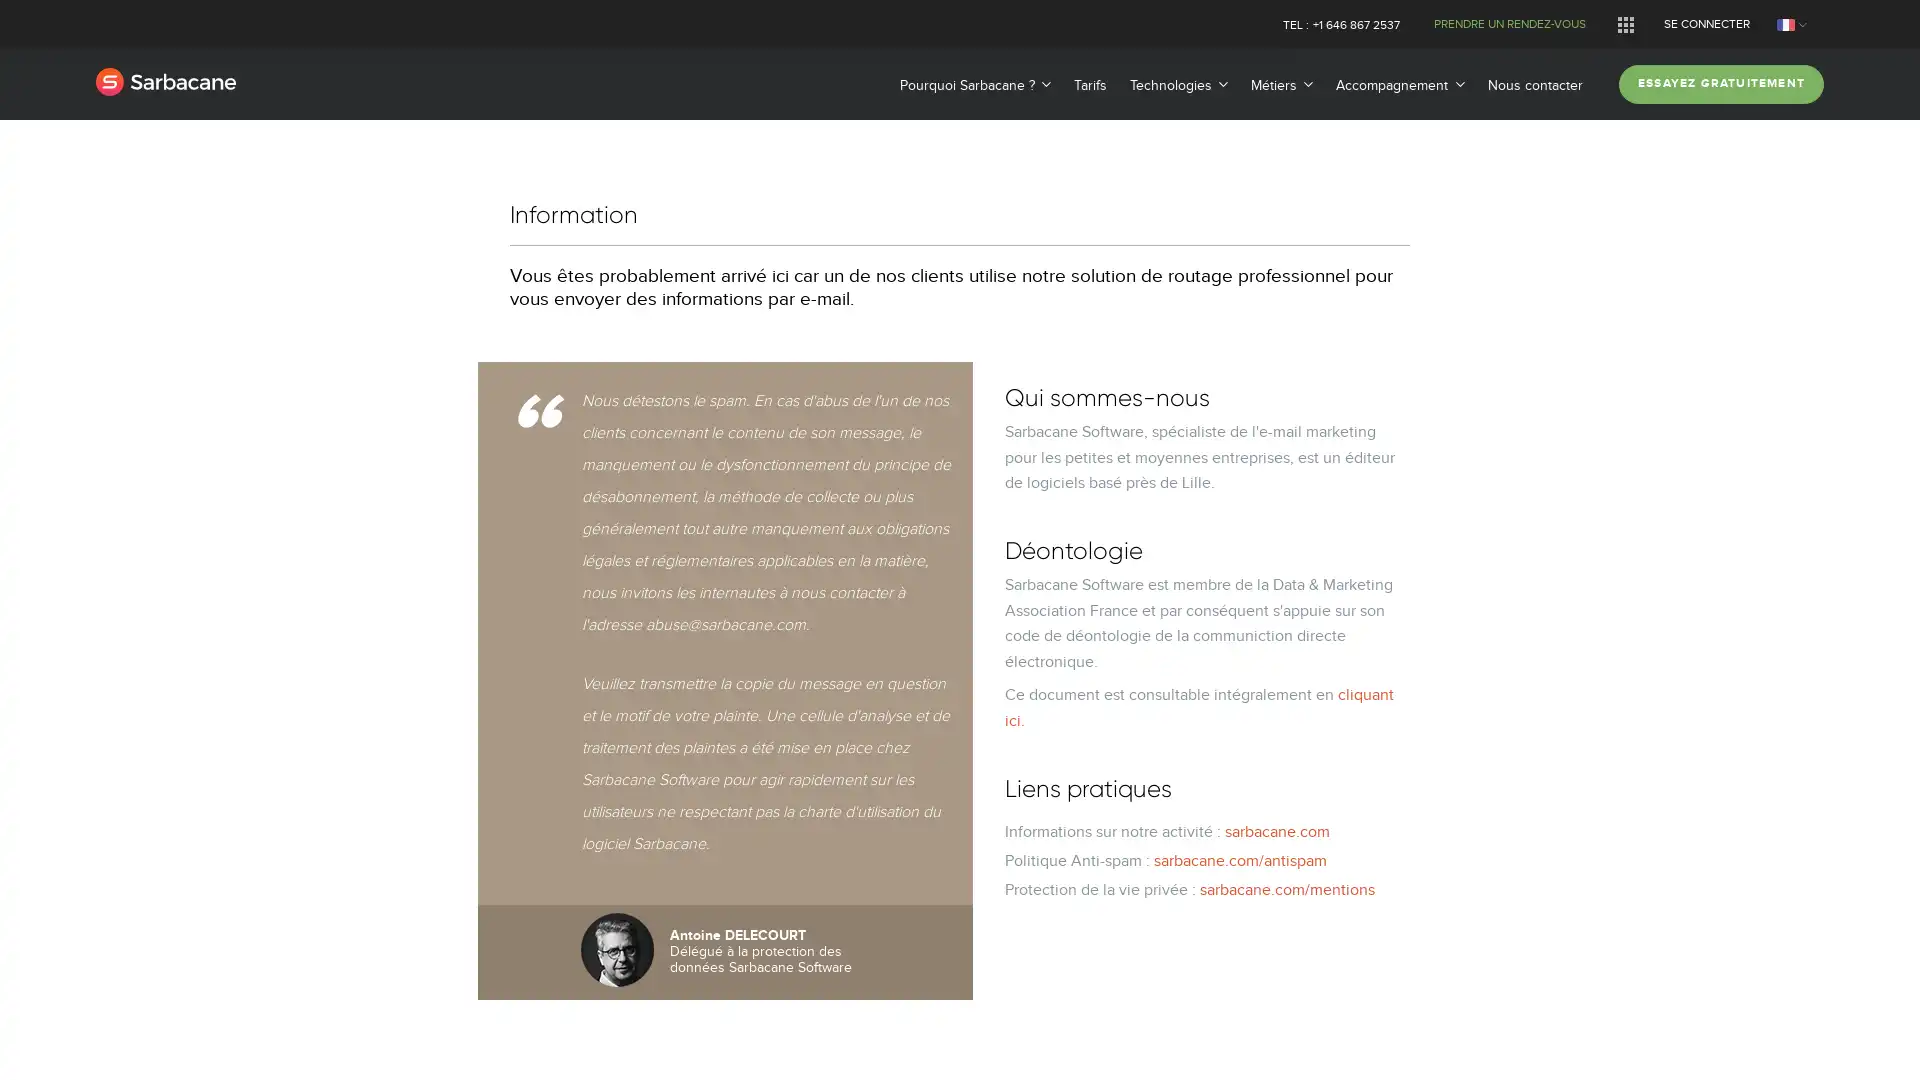  What do you see at coordinates (42, 1042) in the screenshot?
I see `Manage your preferences about cookies` at bounding box center [42, 1042].